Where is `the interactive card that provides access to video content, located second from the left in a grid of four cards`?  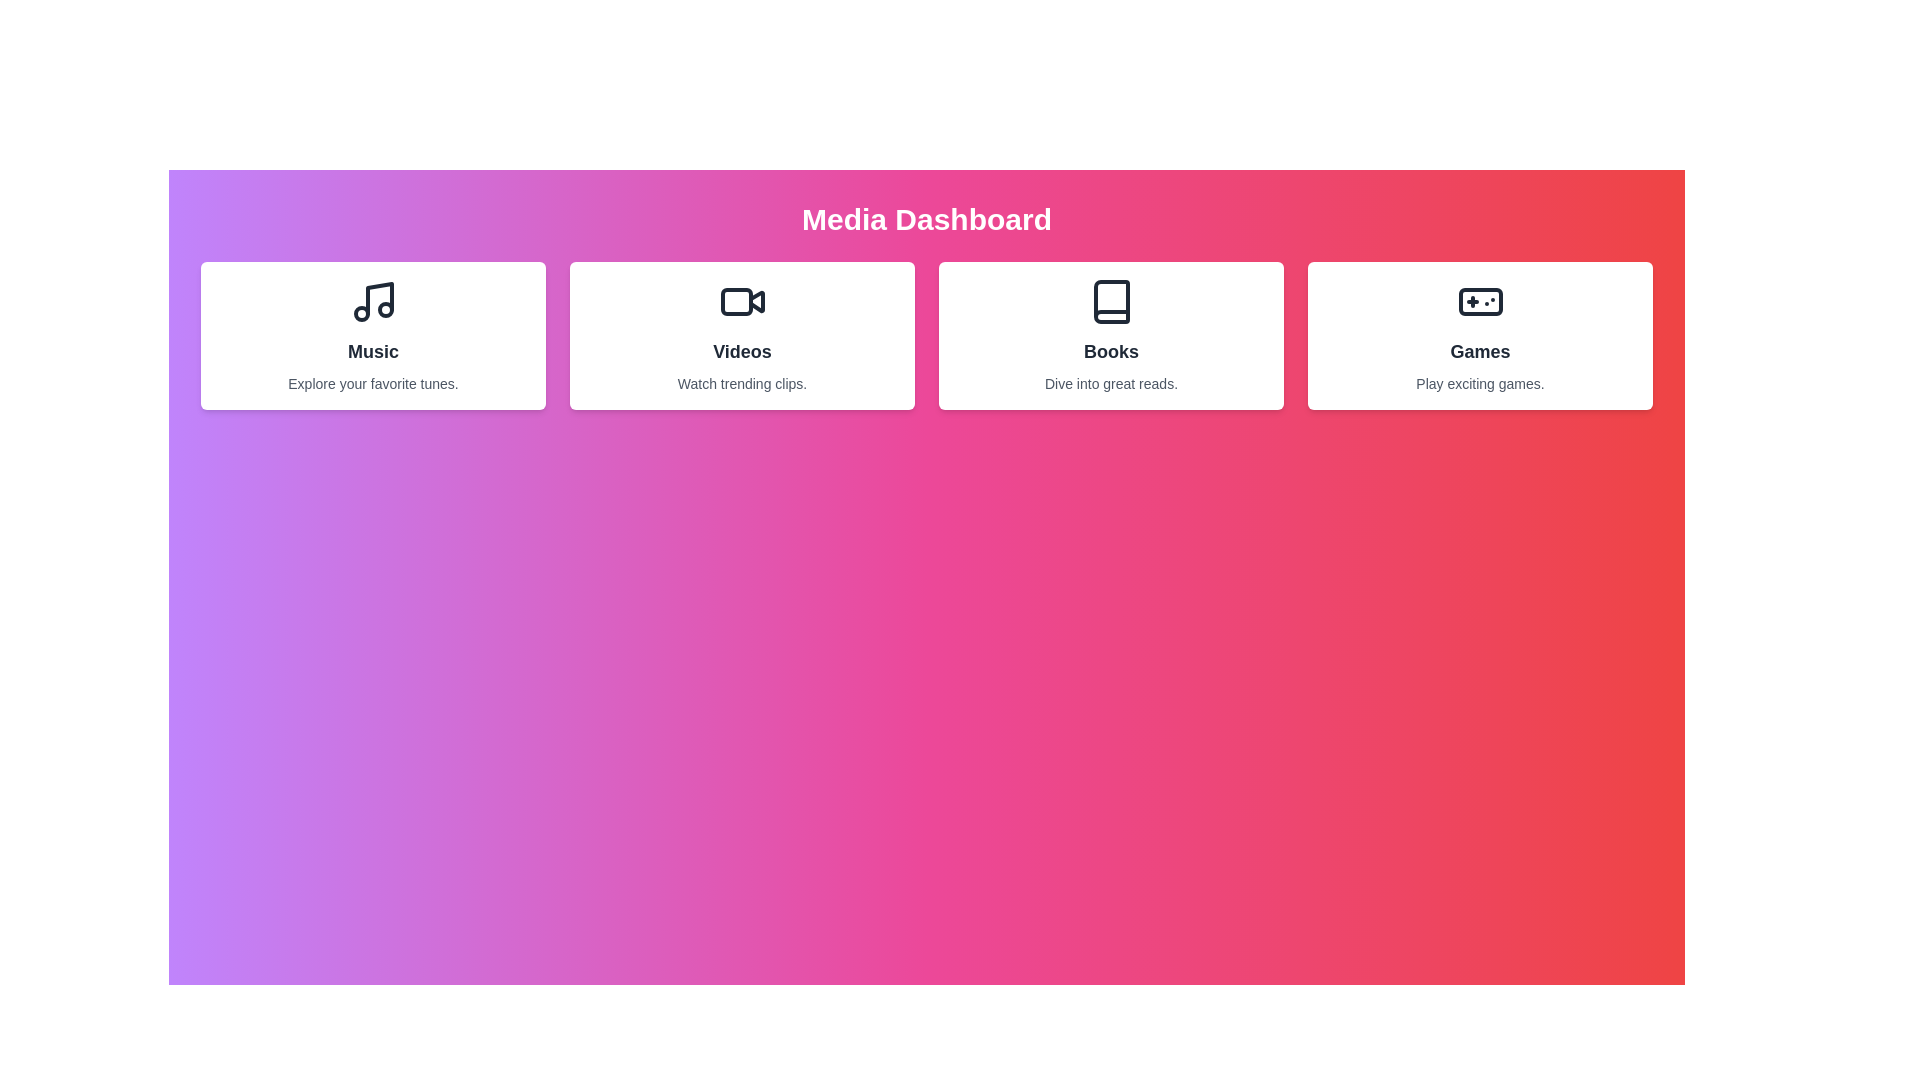
the interactive card that provides access to video content, located second from the left in a grid of four cards is located at coordinates (741, 334).